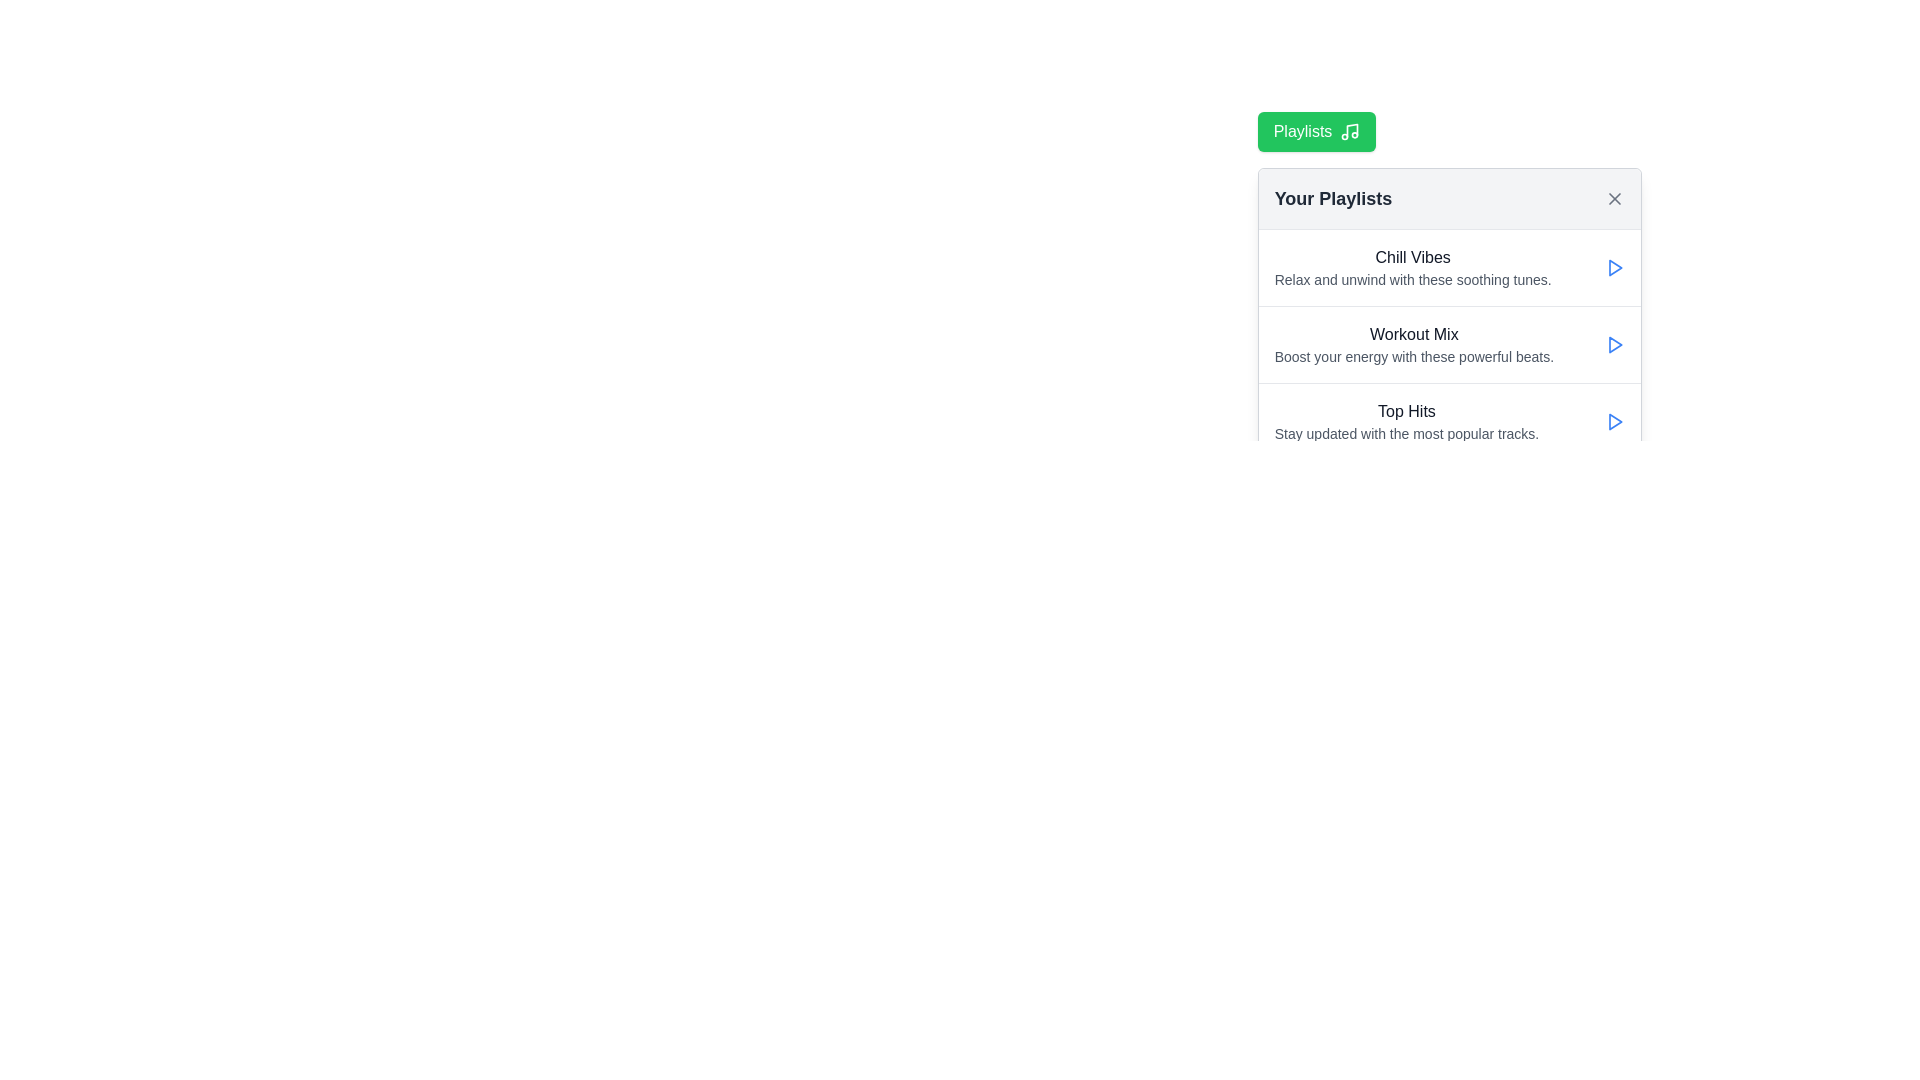 This screenshot has height=1080, width=1920. Describe the element at coordinates (1412, 266) in the screenshot. I see `the 'Chill Vibes' text block which is the first item in the 'Your Playlists' card` at that location.